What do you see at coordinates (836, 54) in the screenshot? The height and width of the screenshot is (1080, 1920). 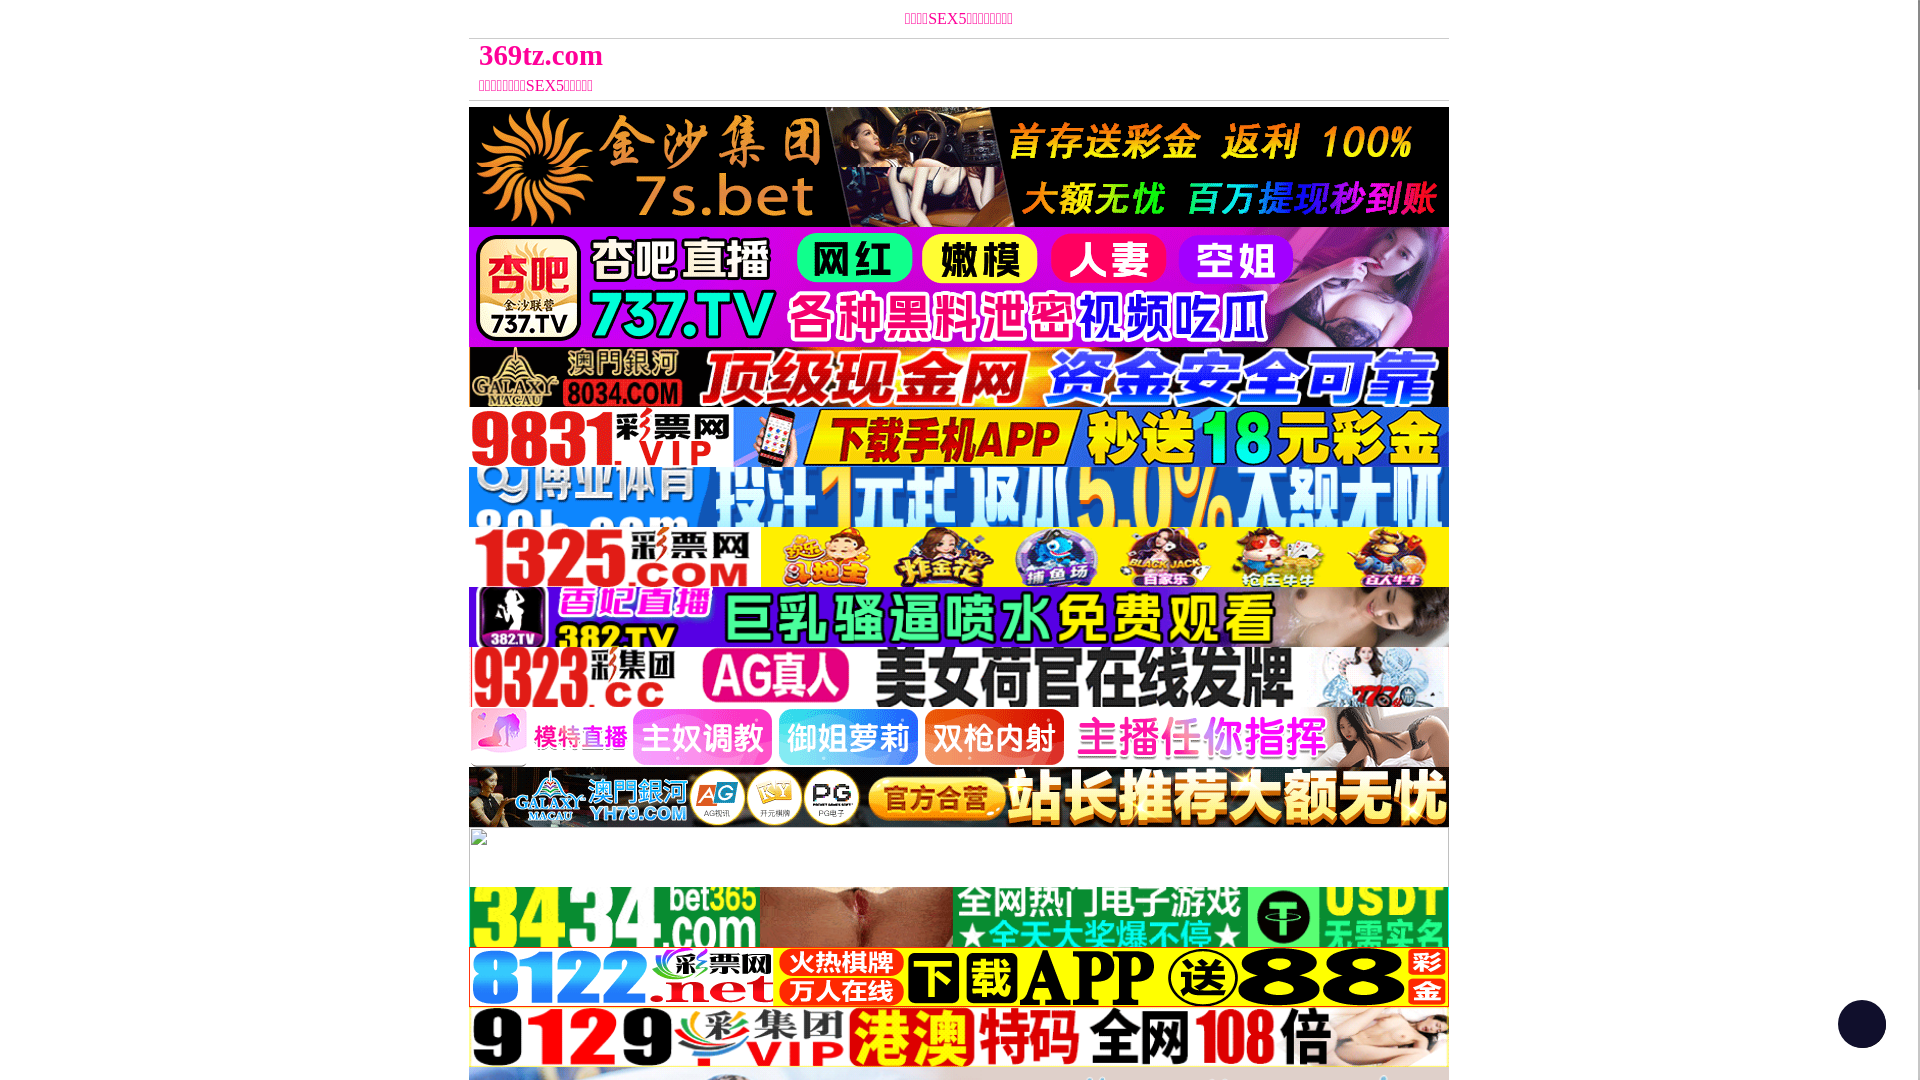 I see `'369tz.com'` at bounding box center [836, 54].